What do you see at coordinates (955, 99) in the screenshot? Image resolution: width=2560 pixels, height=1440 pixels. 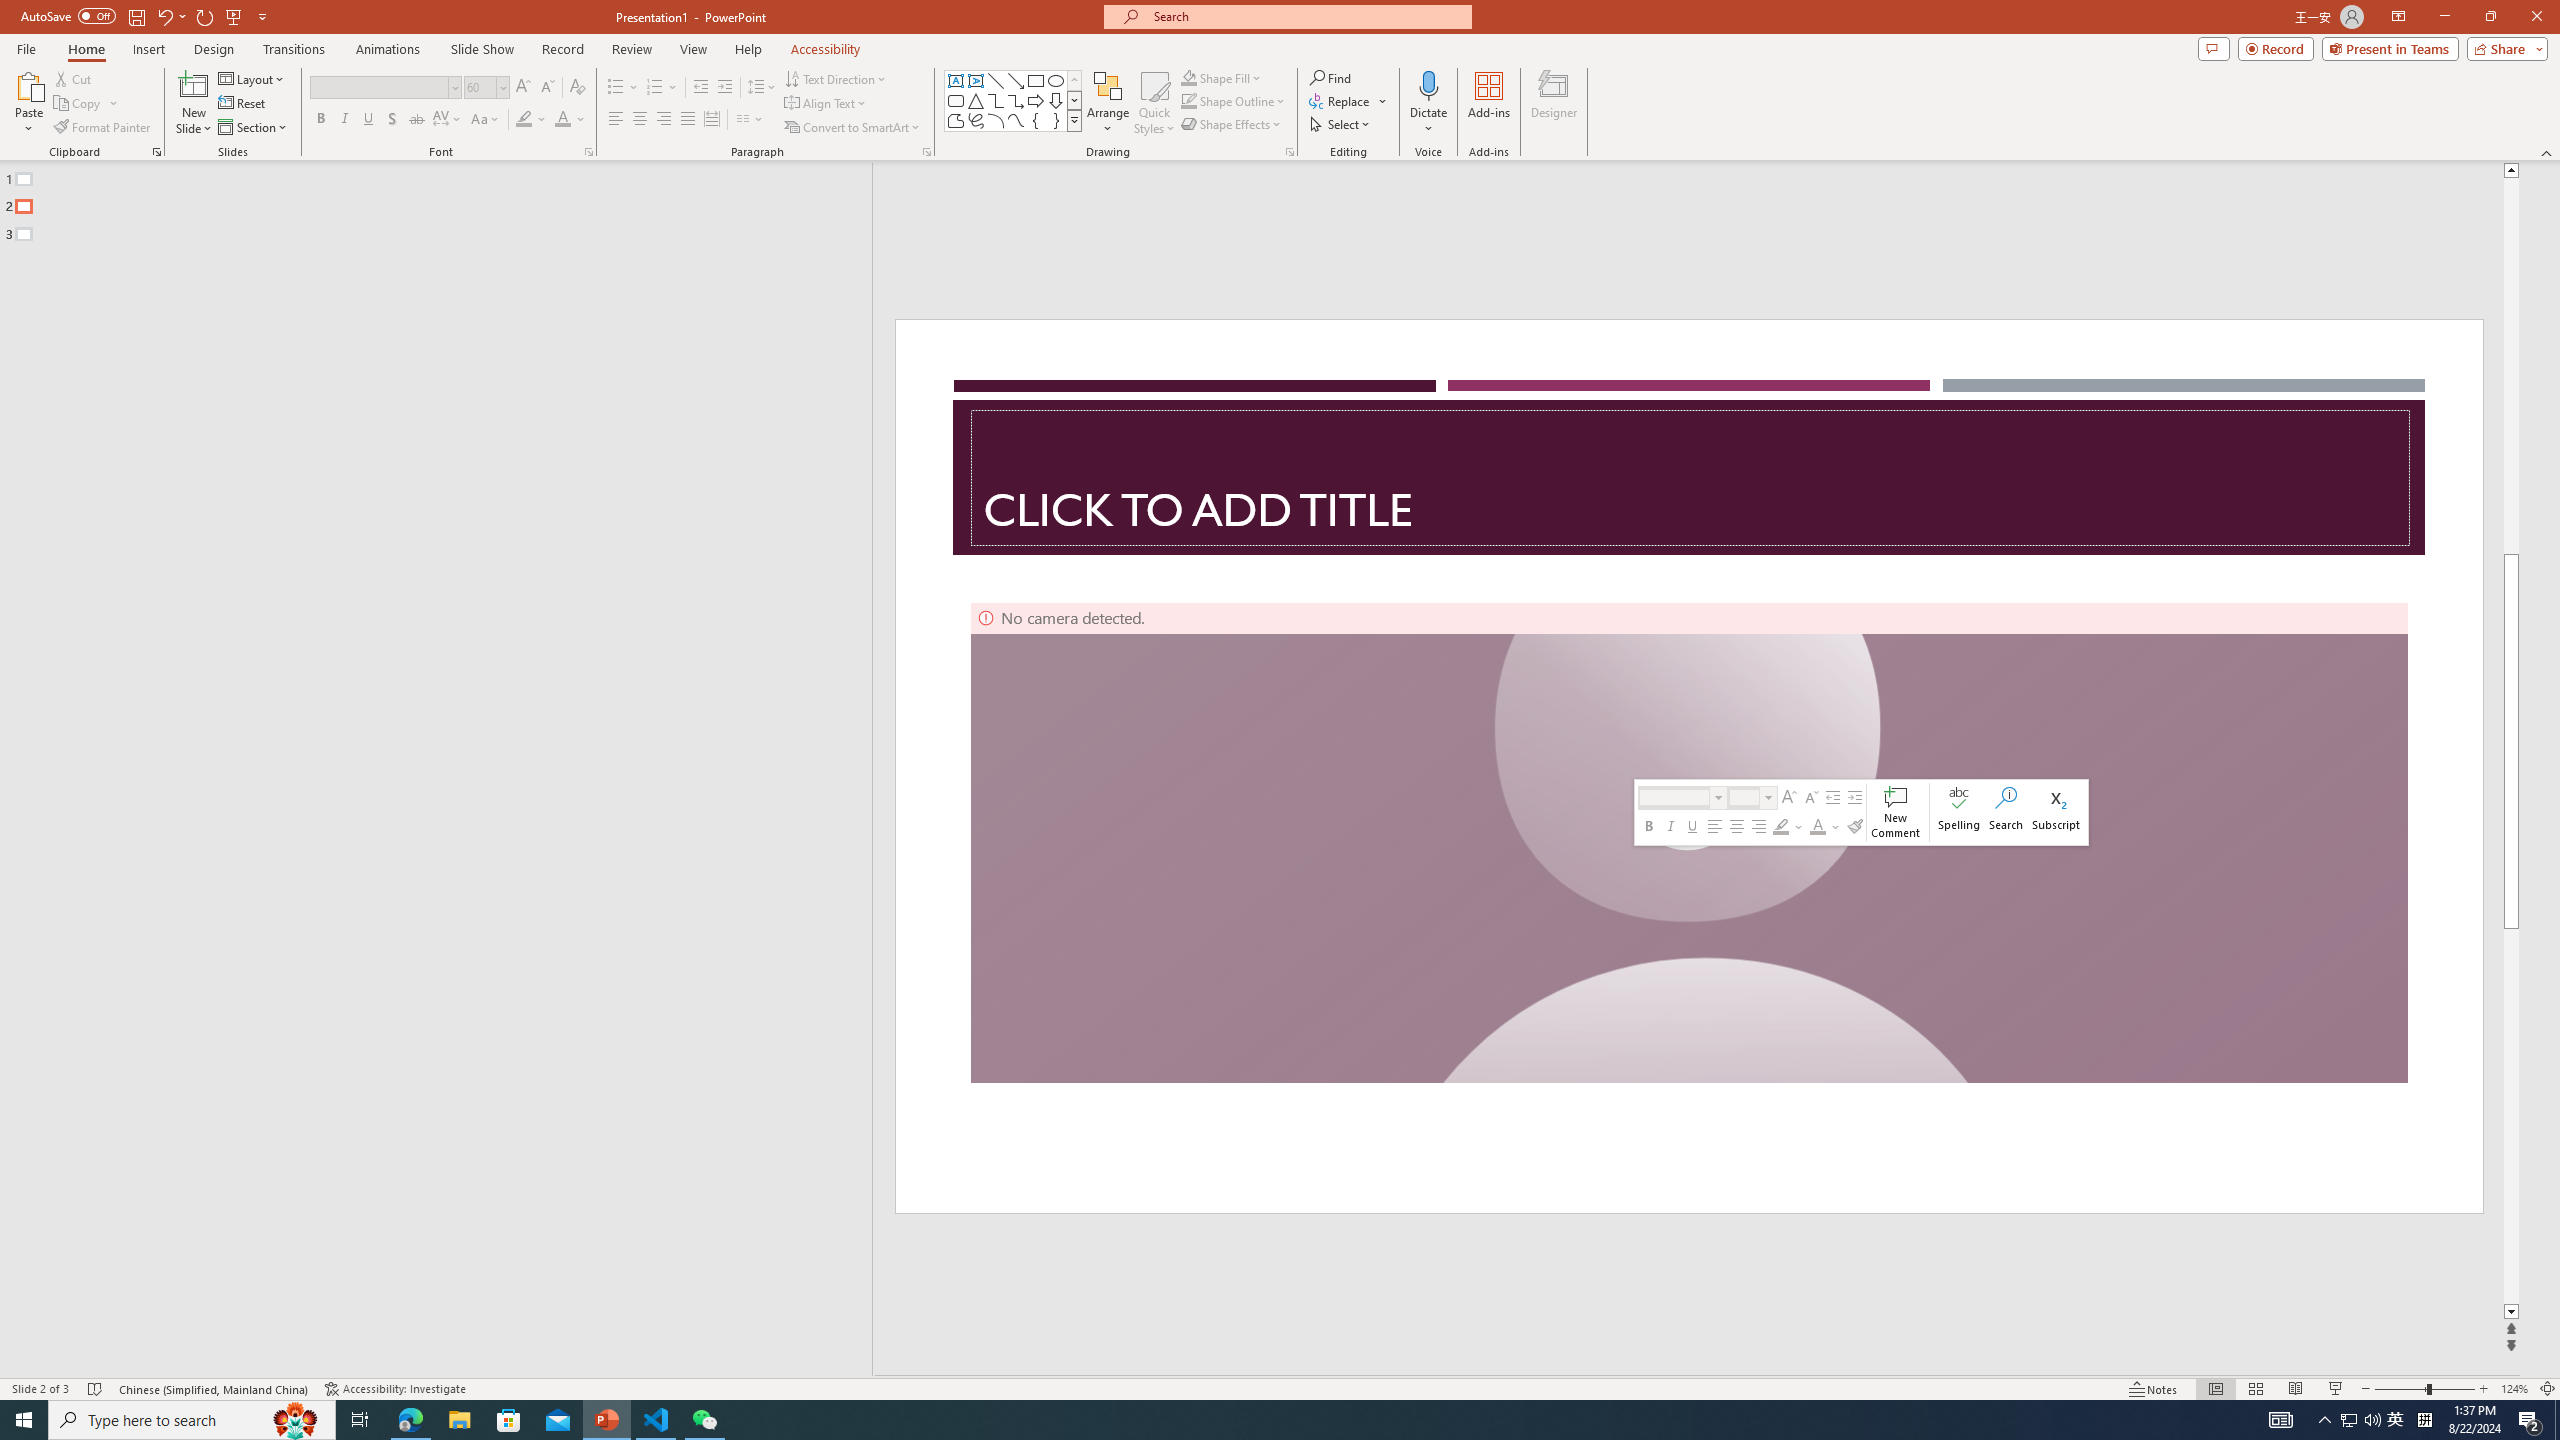 I see `'Rectangle: Rounded Corners'` at bounding box center [955, 99].